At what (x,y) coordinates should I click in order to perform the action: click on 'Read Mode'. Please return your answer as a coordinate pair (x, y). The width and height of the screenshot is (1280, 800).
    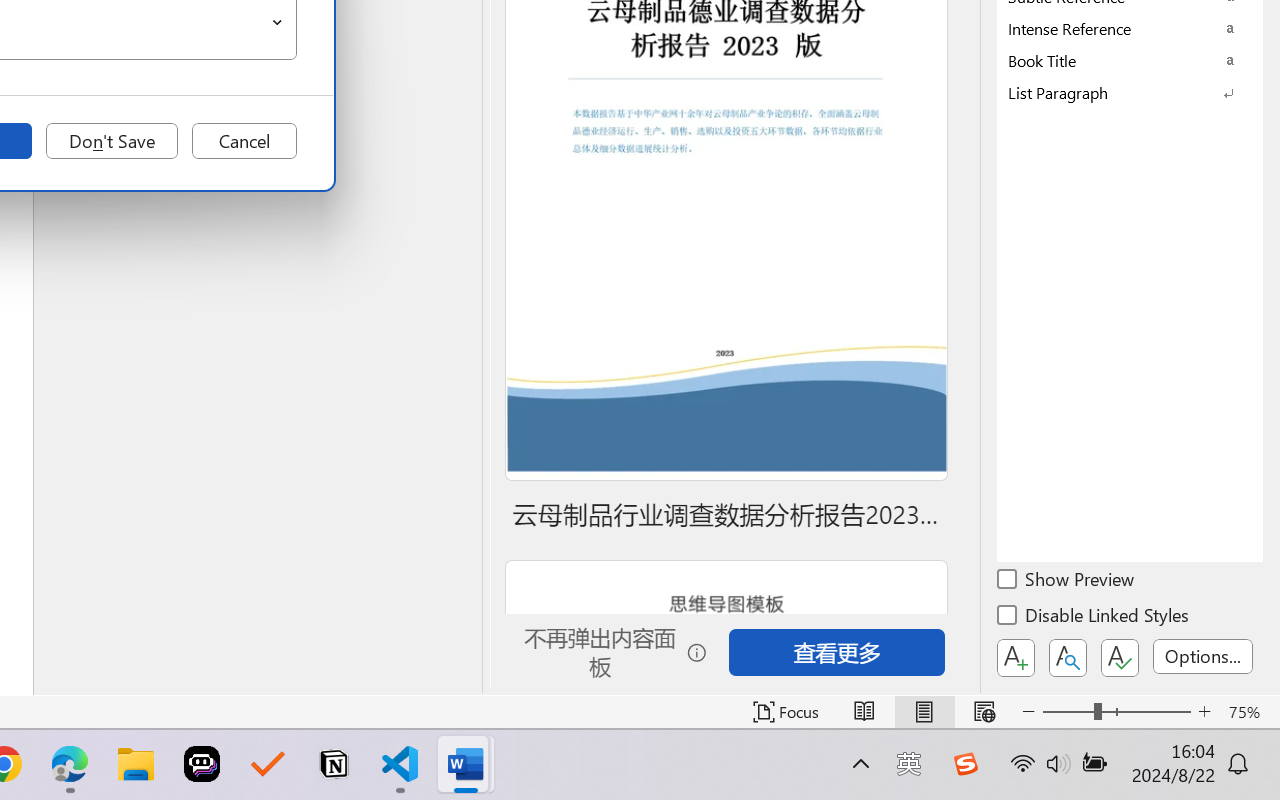
    Looking at the image, I should click on (864, 711).